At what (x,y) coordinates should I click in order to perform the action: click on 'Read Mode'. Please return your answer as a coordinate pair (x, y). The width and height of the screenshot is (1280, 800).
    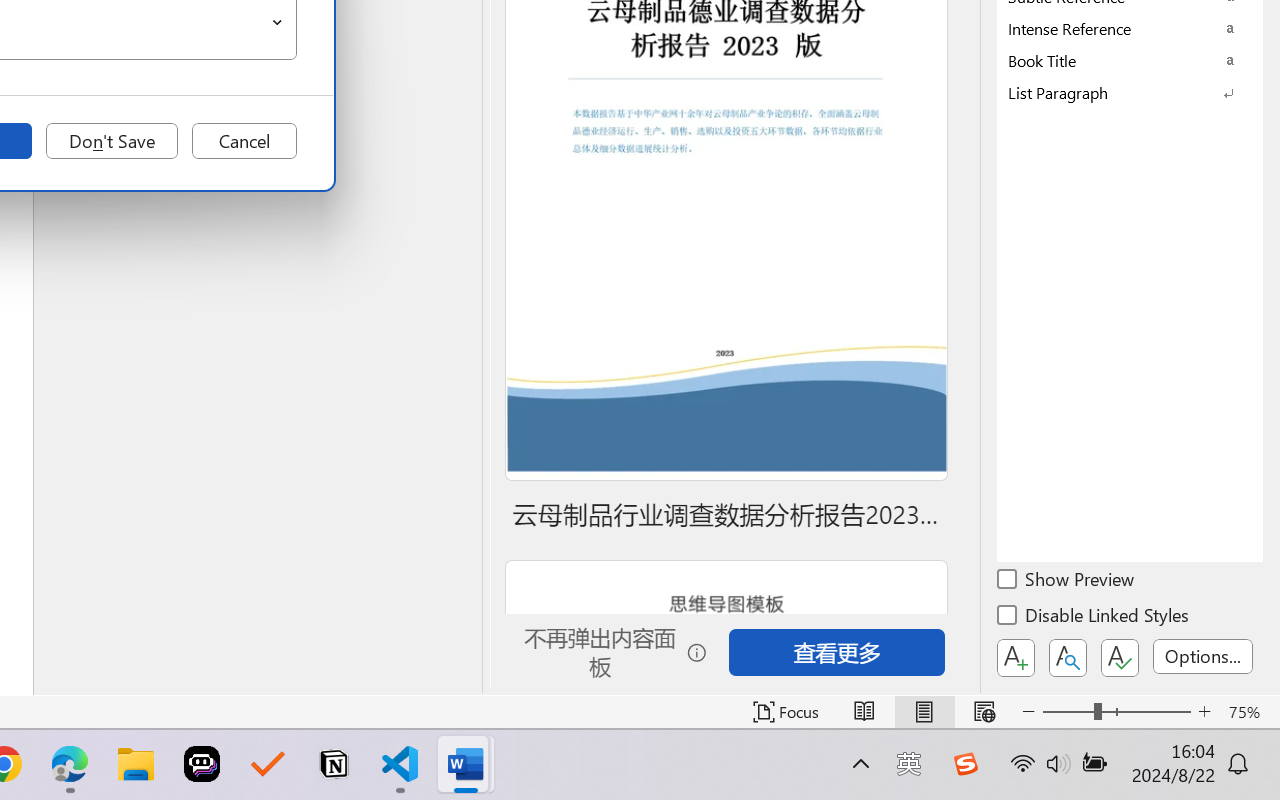
    Looking at the image, I should click on (864, 711).